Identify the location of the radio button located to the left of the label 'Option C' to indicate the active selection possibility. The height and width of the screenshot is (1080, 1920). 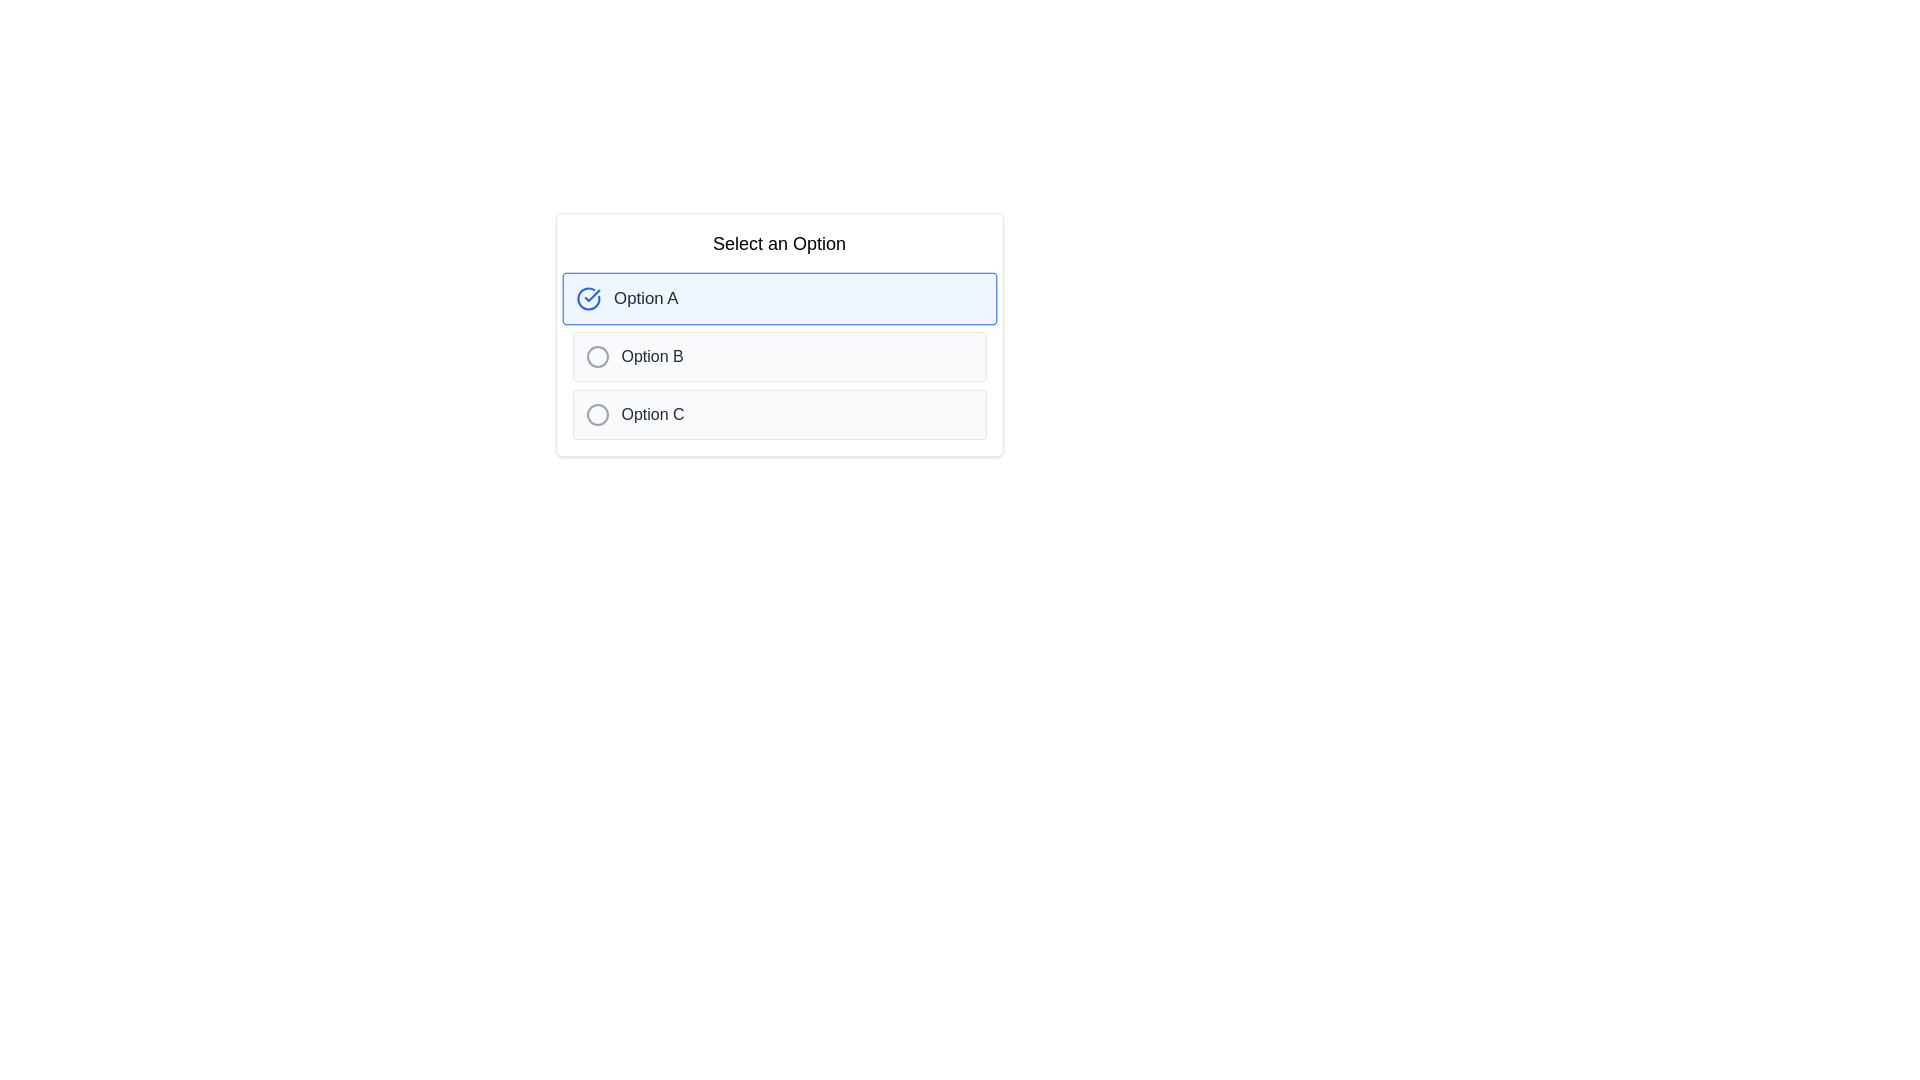
(596, 414).